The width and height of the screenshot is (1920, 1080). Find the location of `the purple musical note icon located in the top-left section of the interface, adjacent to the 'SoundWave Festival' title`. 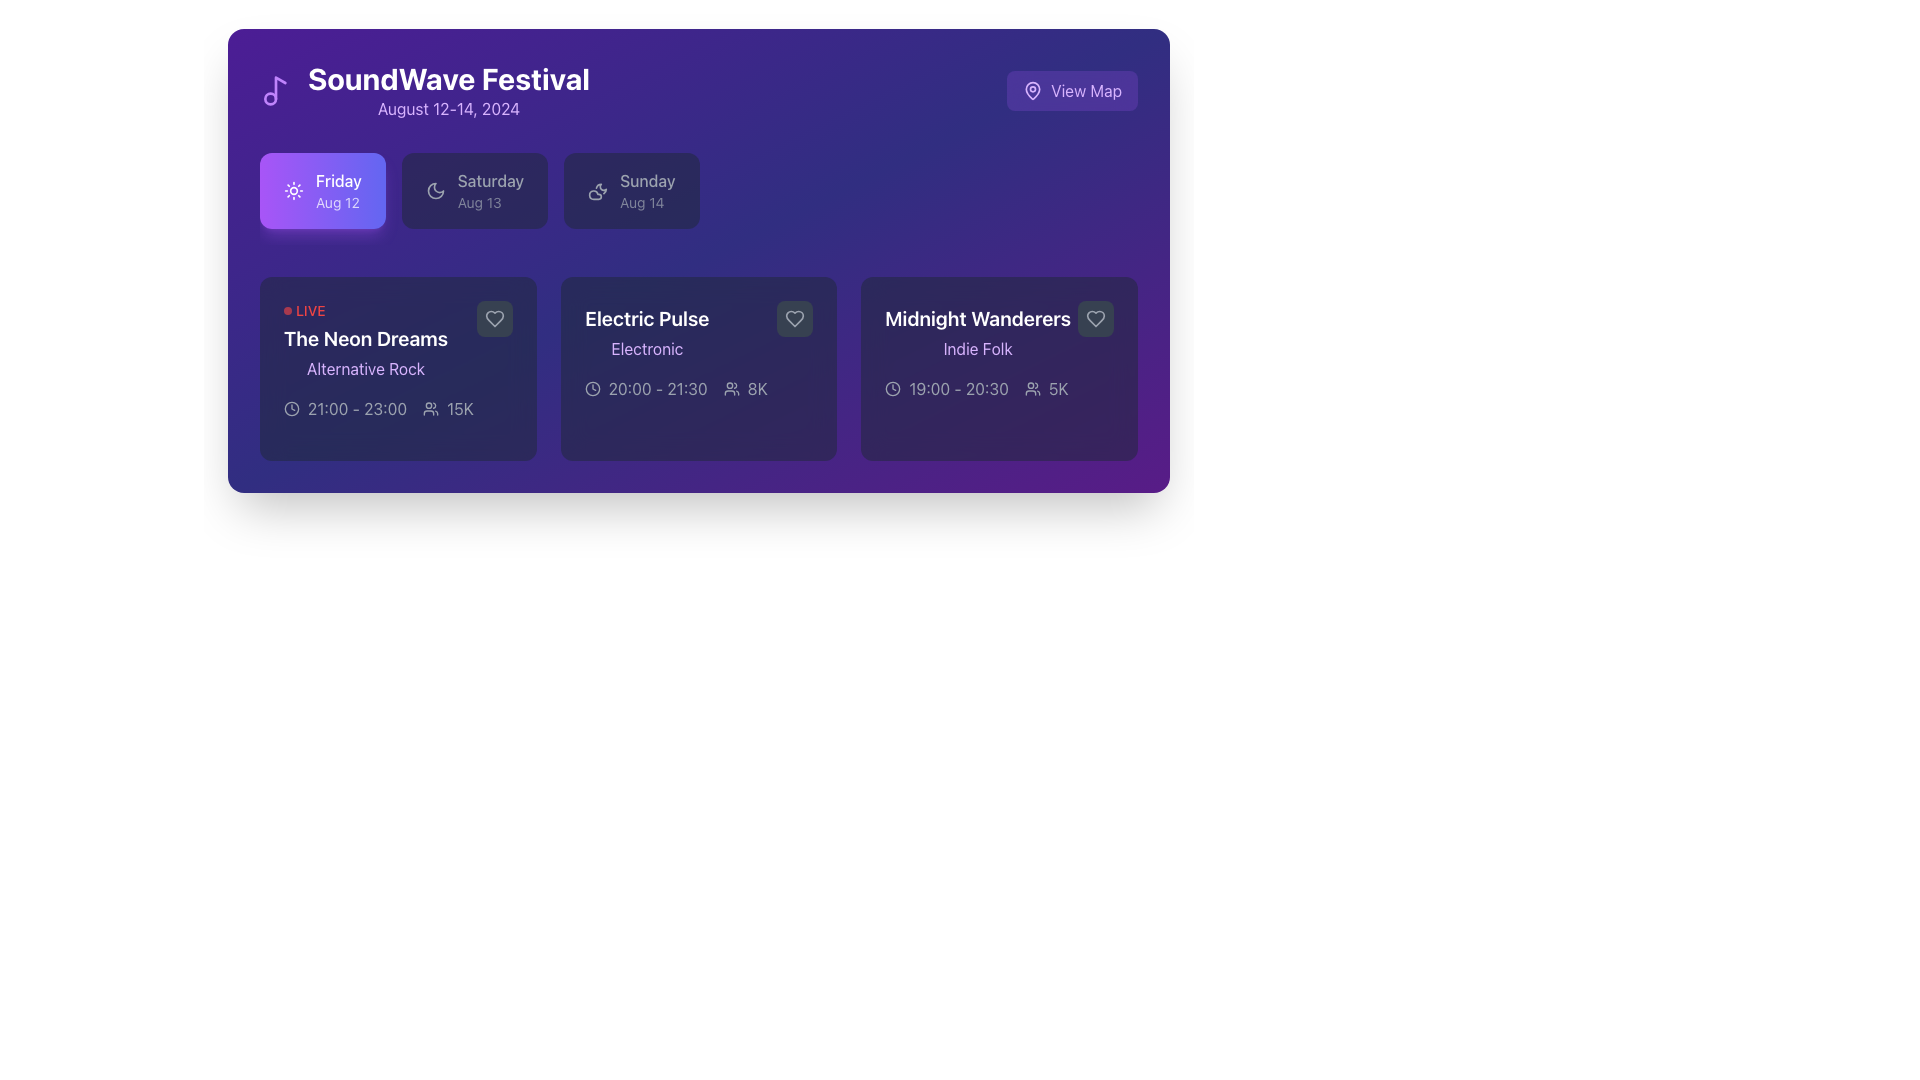

the purple musical note icon located in the top-left section of the interface, adjacent to the 'SoundWave Festival' title is located at coordinates (279, 87).